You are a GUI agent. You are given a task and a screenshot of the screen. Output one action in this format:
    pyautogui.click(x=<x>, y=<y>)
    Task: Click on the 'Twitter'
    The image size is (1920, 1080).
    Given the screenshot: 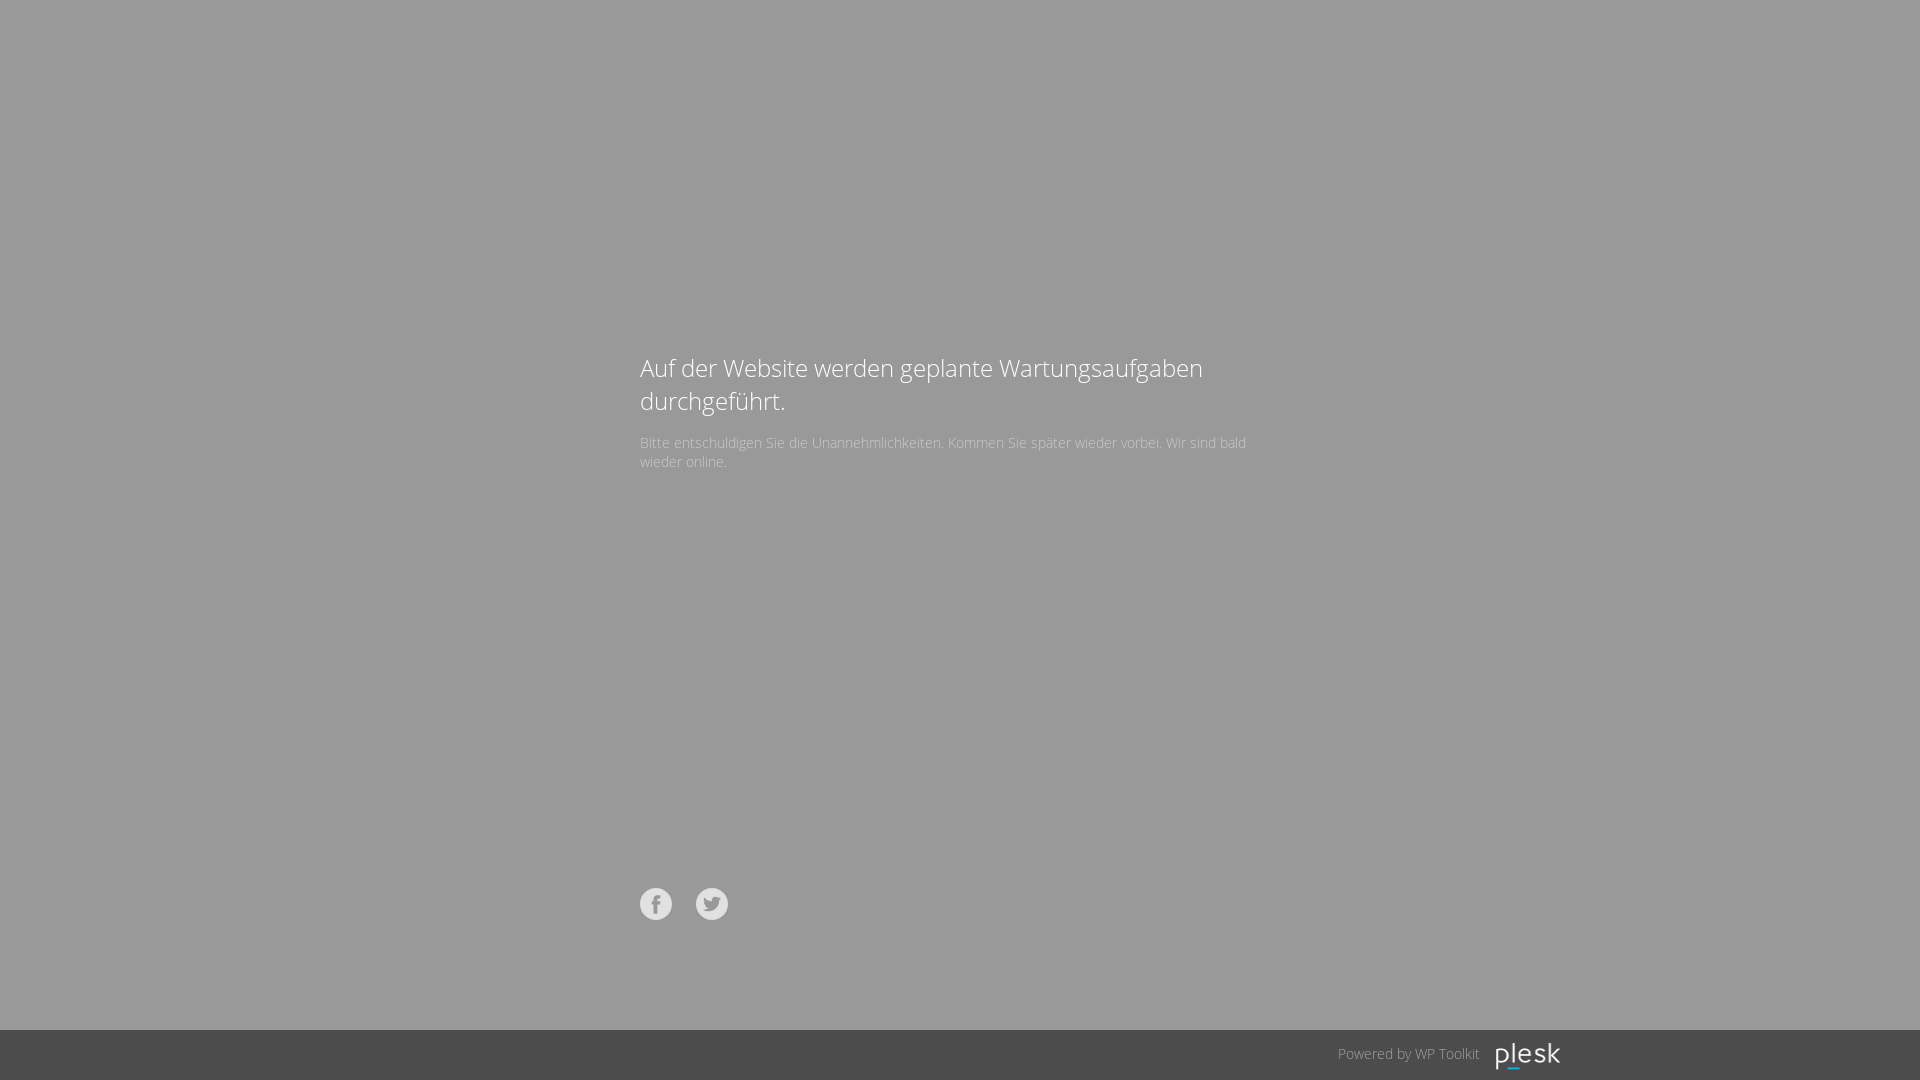 What is the action you would take?
    pyautogui.click(x=711, y=903)
    